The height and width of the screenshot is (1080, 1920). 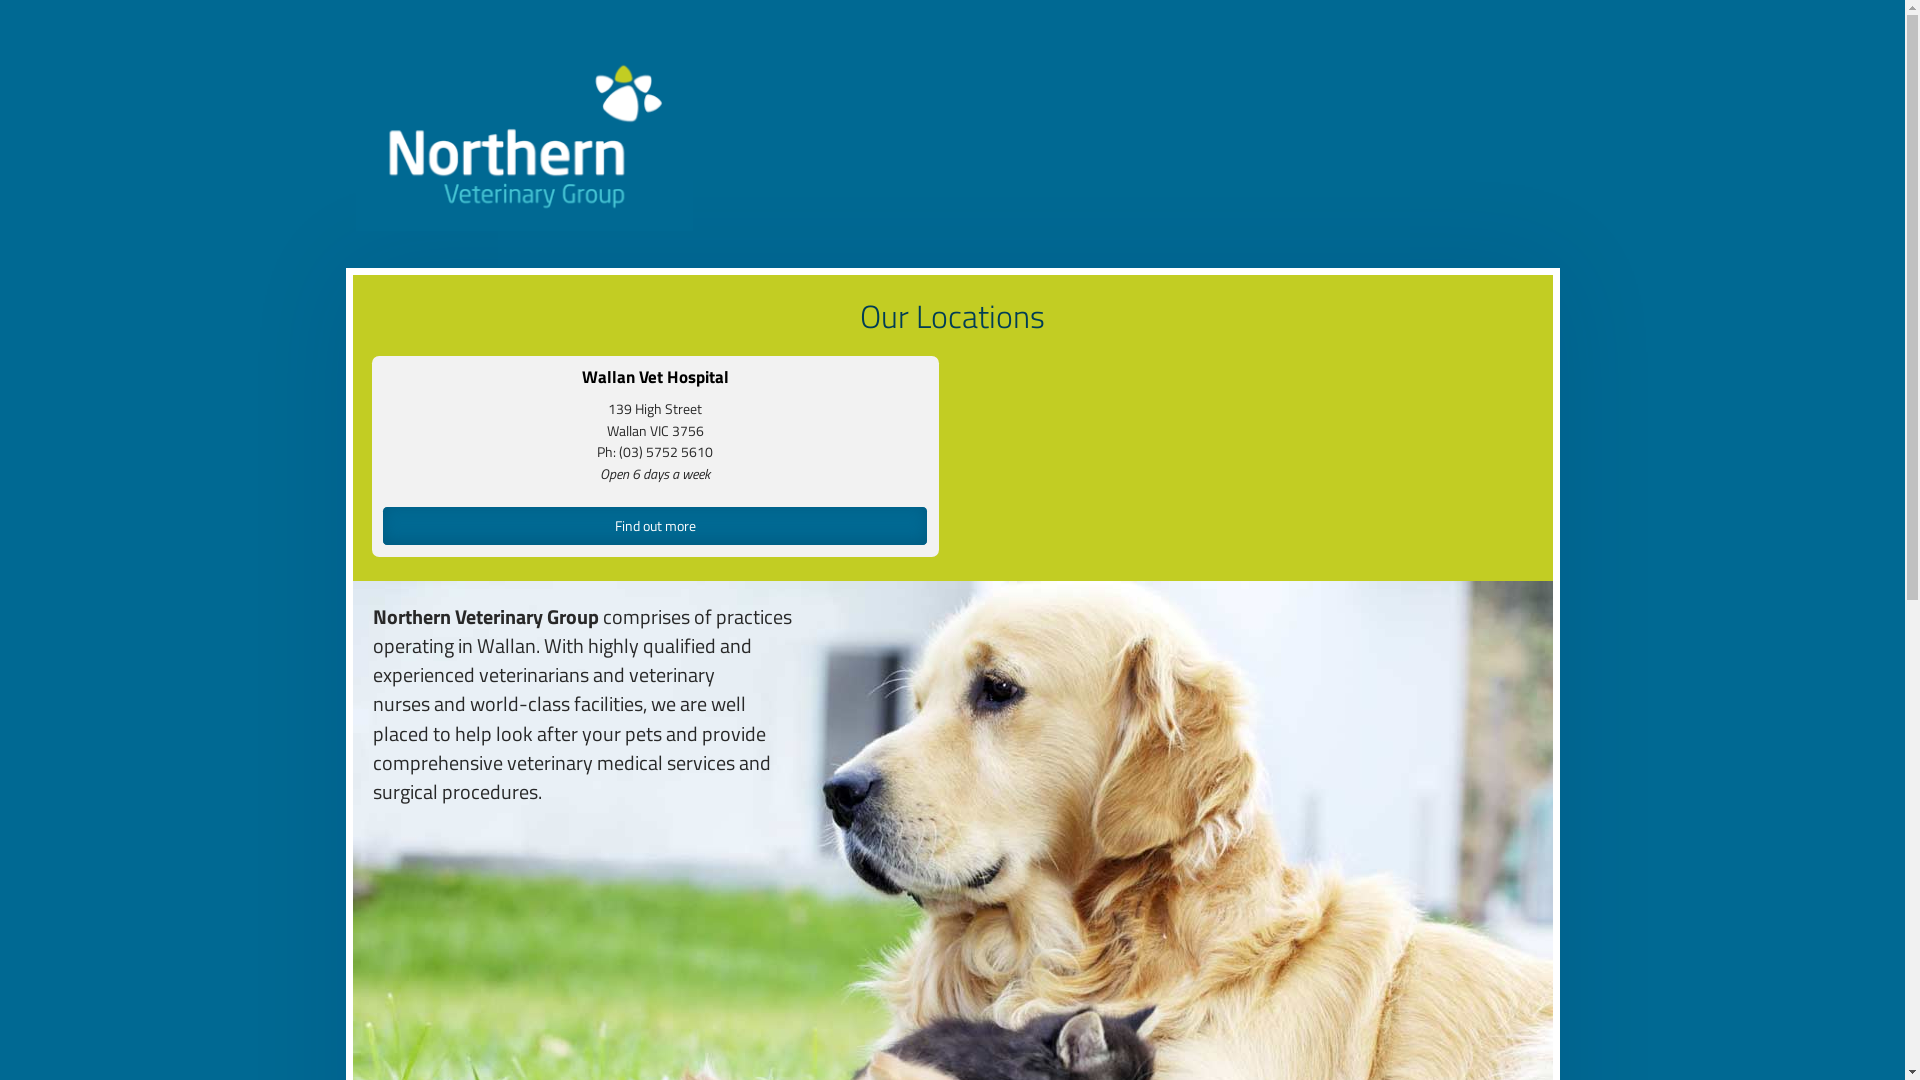 I want to click on 'Find out more', so click(x=654, y=524).